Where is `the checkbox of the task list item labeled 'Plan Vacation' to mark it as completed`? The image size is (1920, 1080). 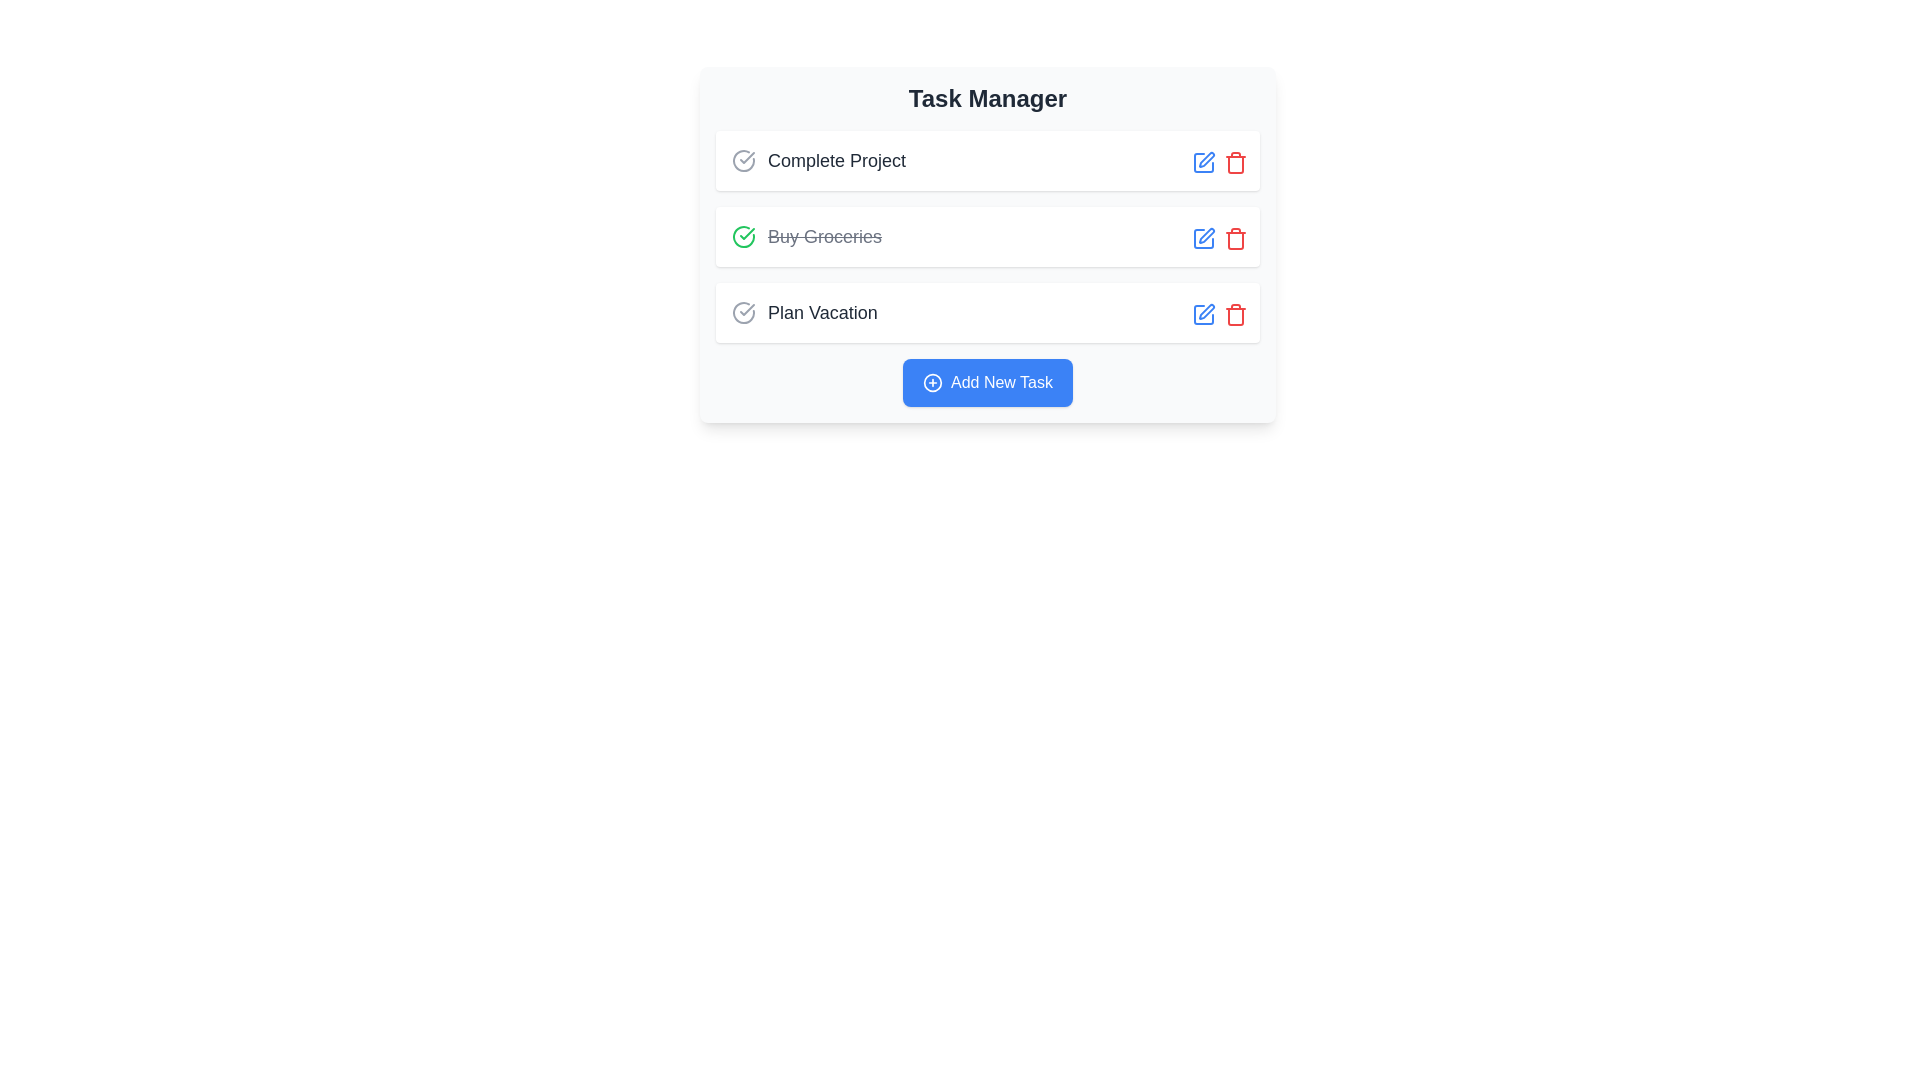 the checkbox of the task list item labeled 'Plan Vacation' to mark it as completed is located at coordinates (988, 312).